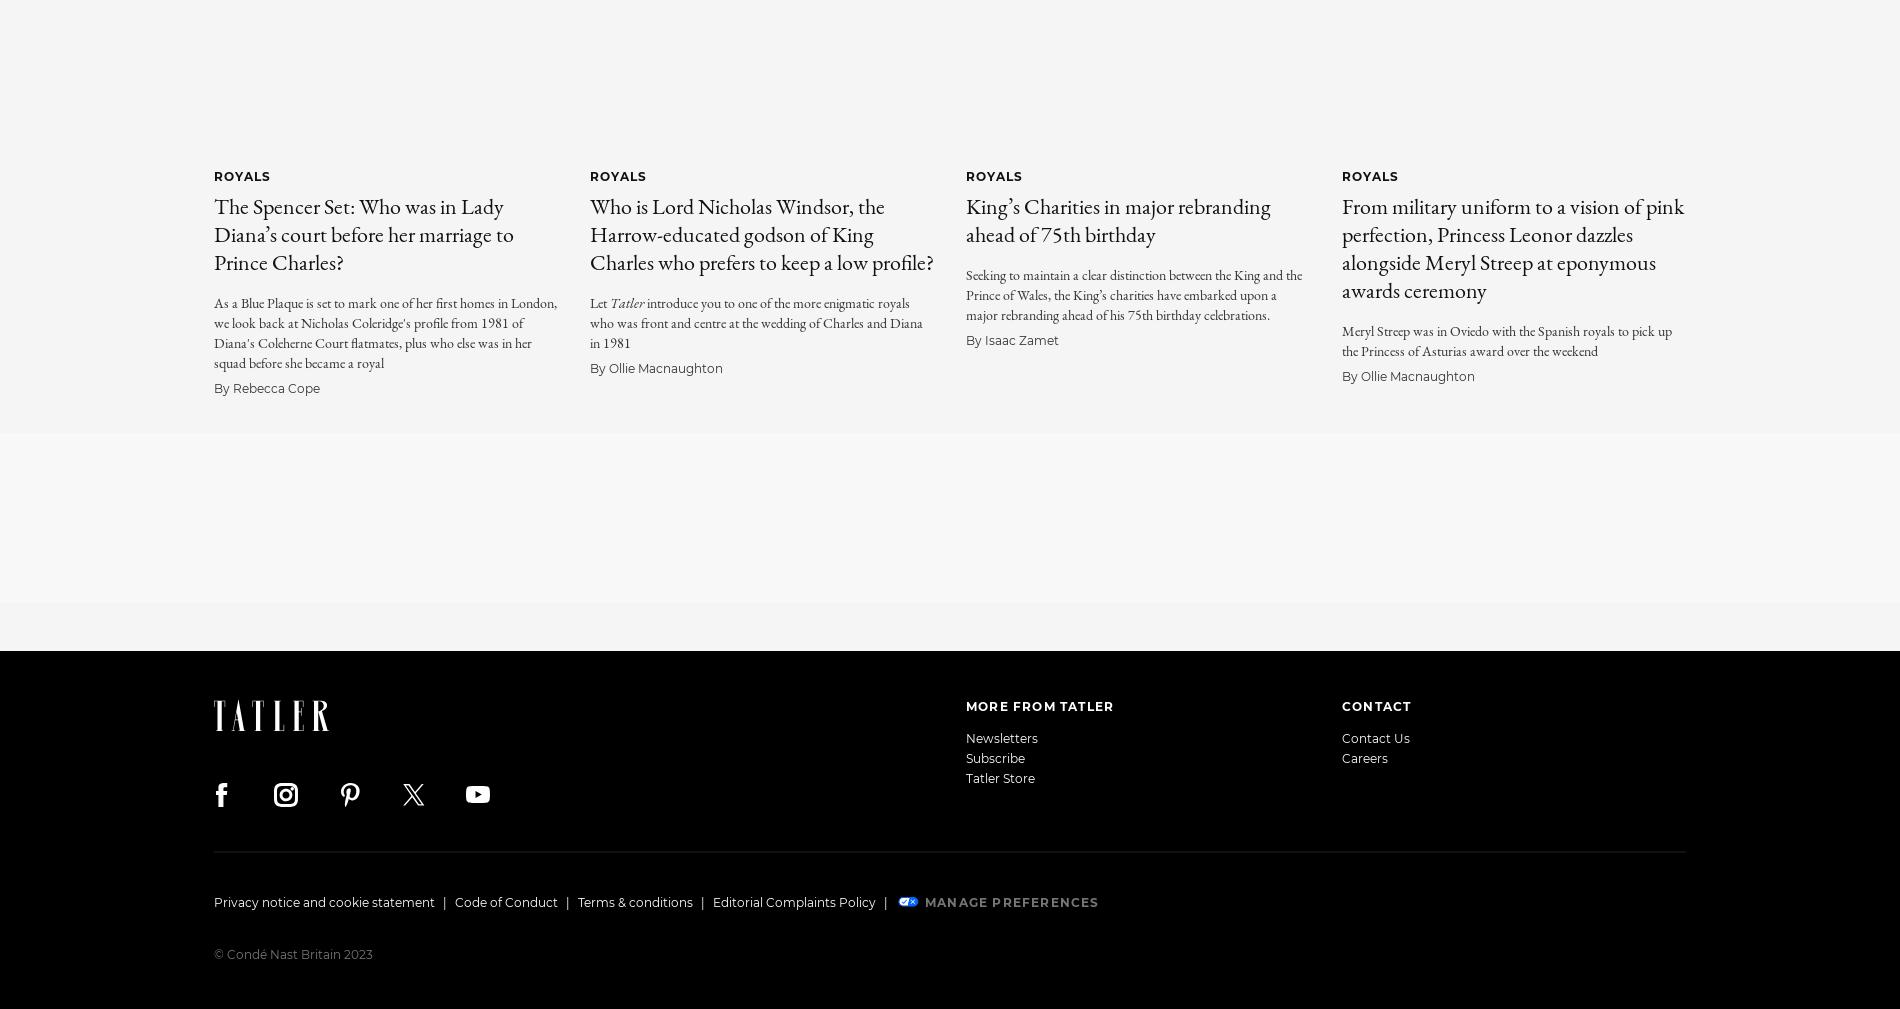  What do you see at coordinates (292, 953) in the screenshot?
I see `'© Condé Nast Britain 2023'` at bounding box center [292, 953].